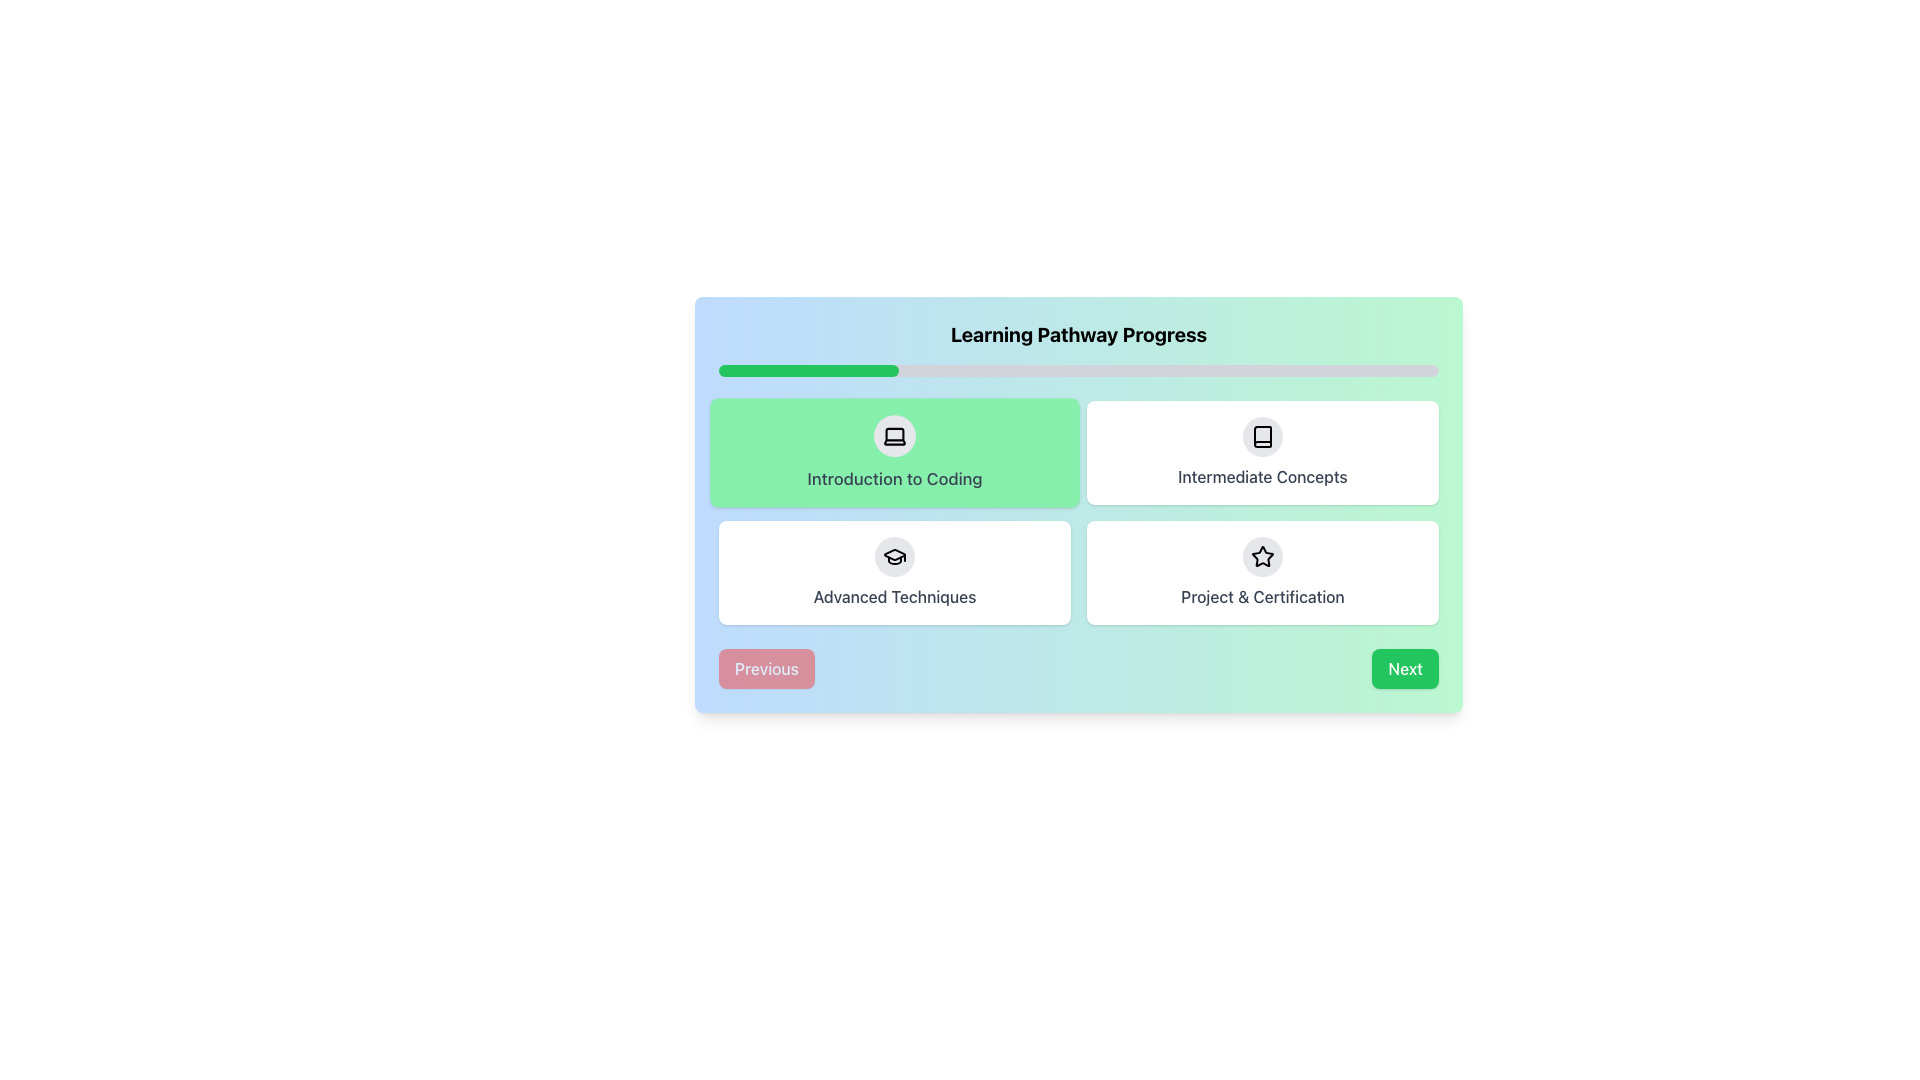 The width and height of the screenshot is (1920, 1080). I want to click on the Progress Bar indicating the user's progress through the learning pathway, which is located below the title 'Learning Pathway Progress' and shows a green section for completed progress, so click(1078, 370).